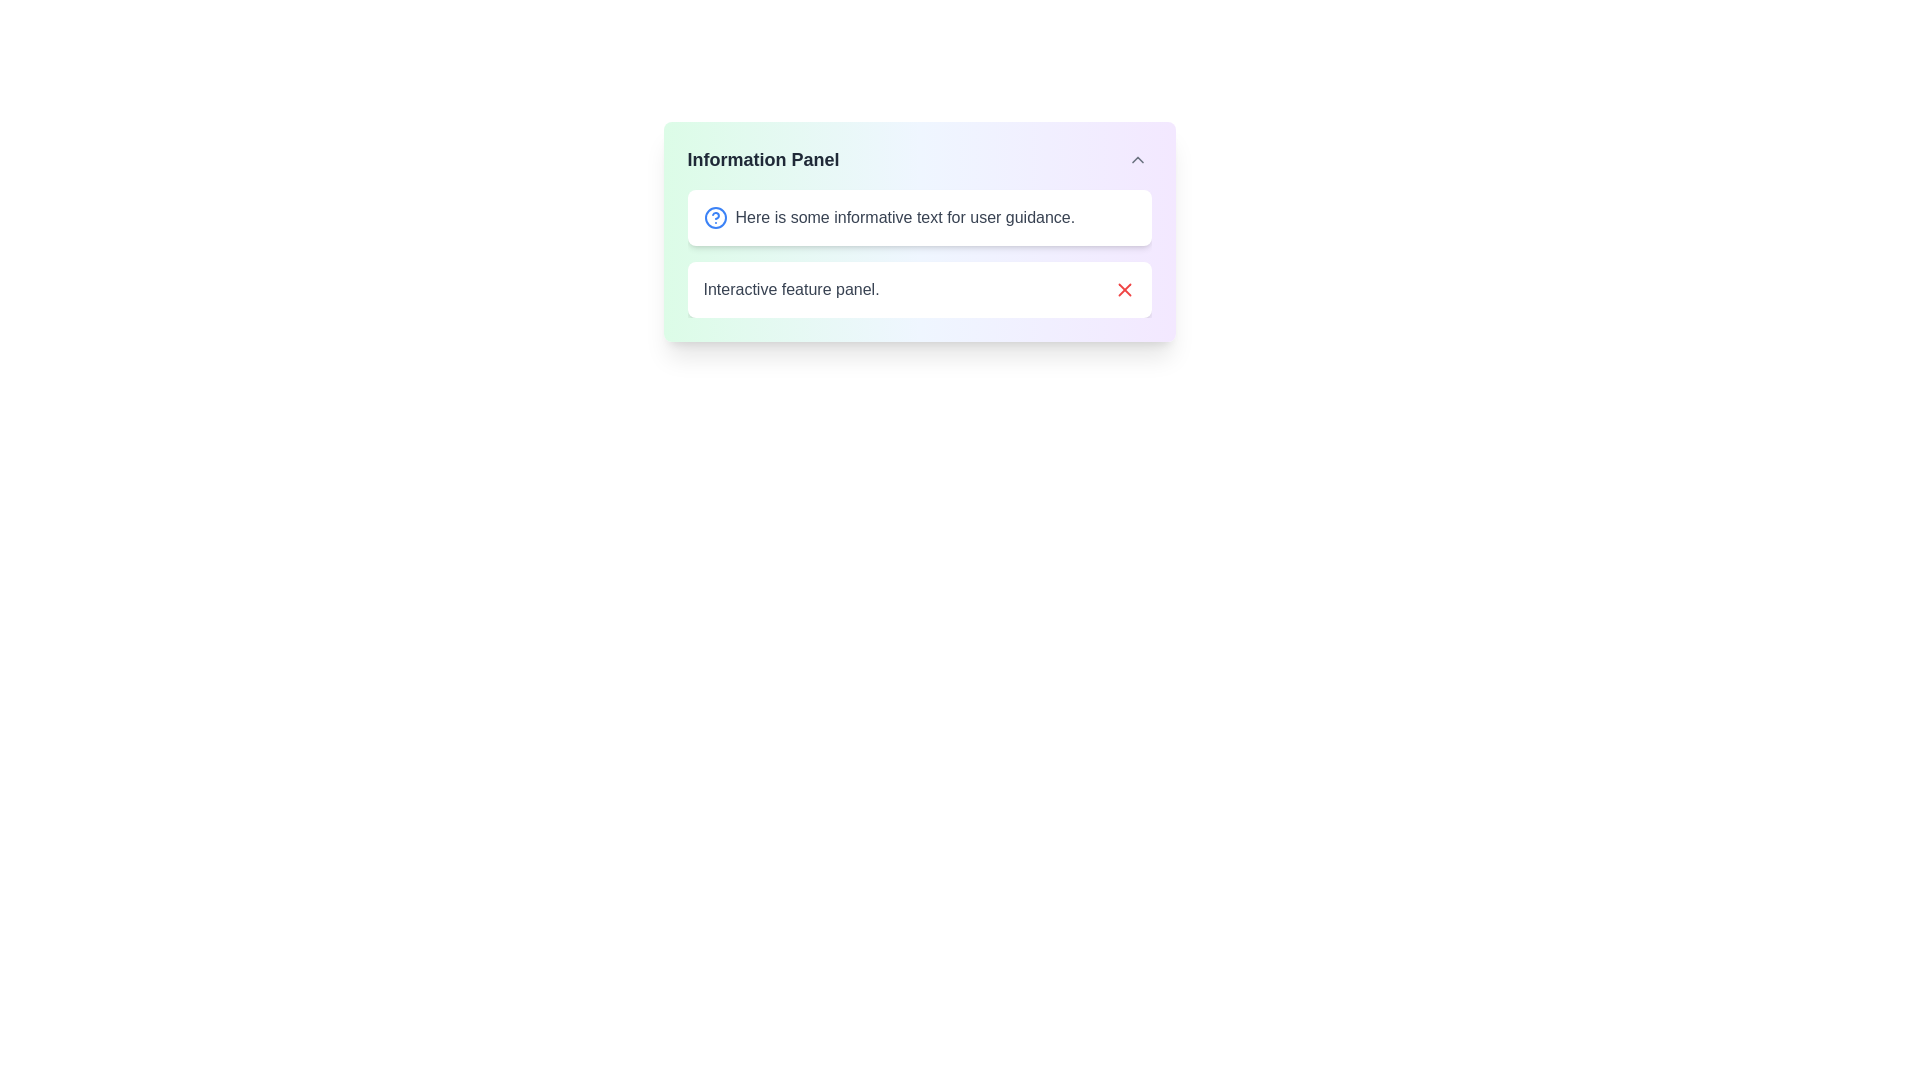  Describe the element at coordinates (1124, 289) in the screenshot. I see `the red 'X' icon button located in the lower right section of the interactive feature panel` at that location.